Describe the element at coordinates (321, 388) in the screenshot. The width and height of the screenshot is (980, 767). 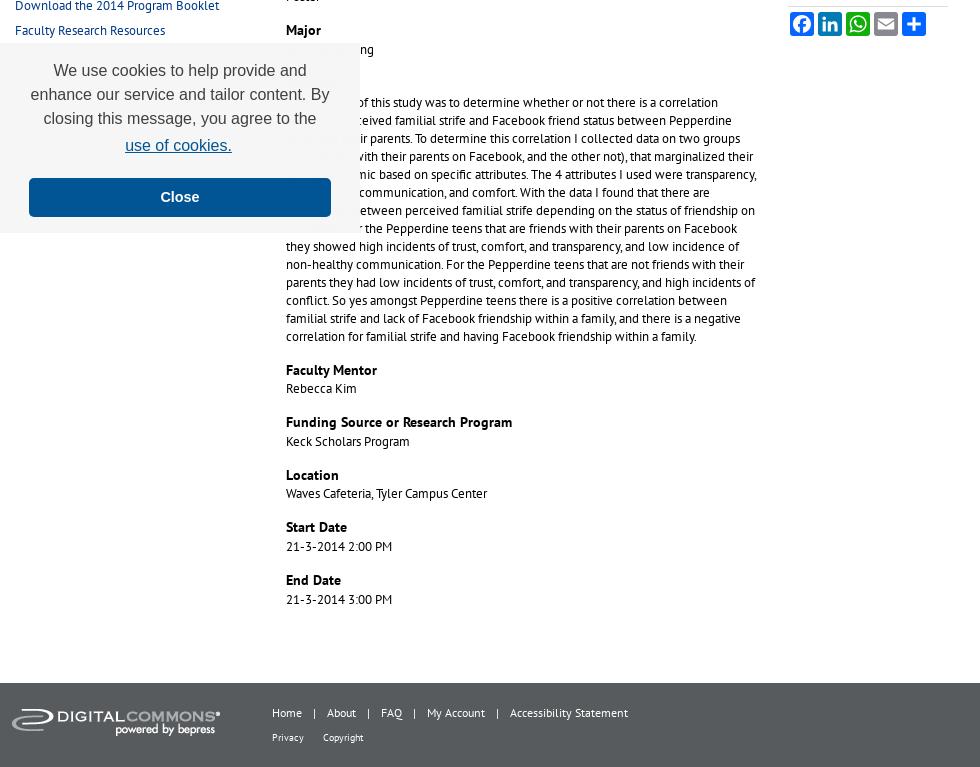
I see `'Rebecca Kim'` at that location.